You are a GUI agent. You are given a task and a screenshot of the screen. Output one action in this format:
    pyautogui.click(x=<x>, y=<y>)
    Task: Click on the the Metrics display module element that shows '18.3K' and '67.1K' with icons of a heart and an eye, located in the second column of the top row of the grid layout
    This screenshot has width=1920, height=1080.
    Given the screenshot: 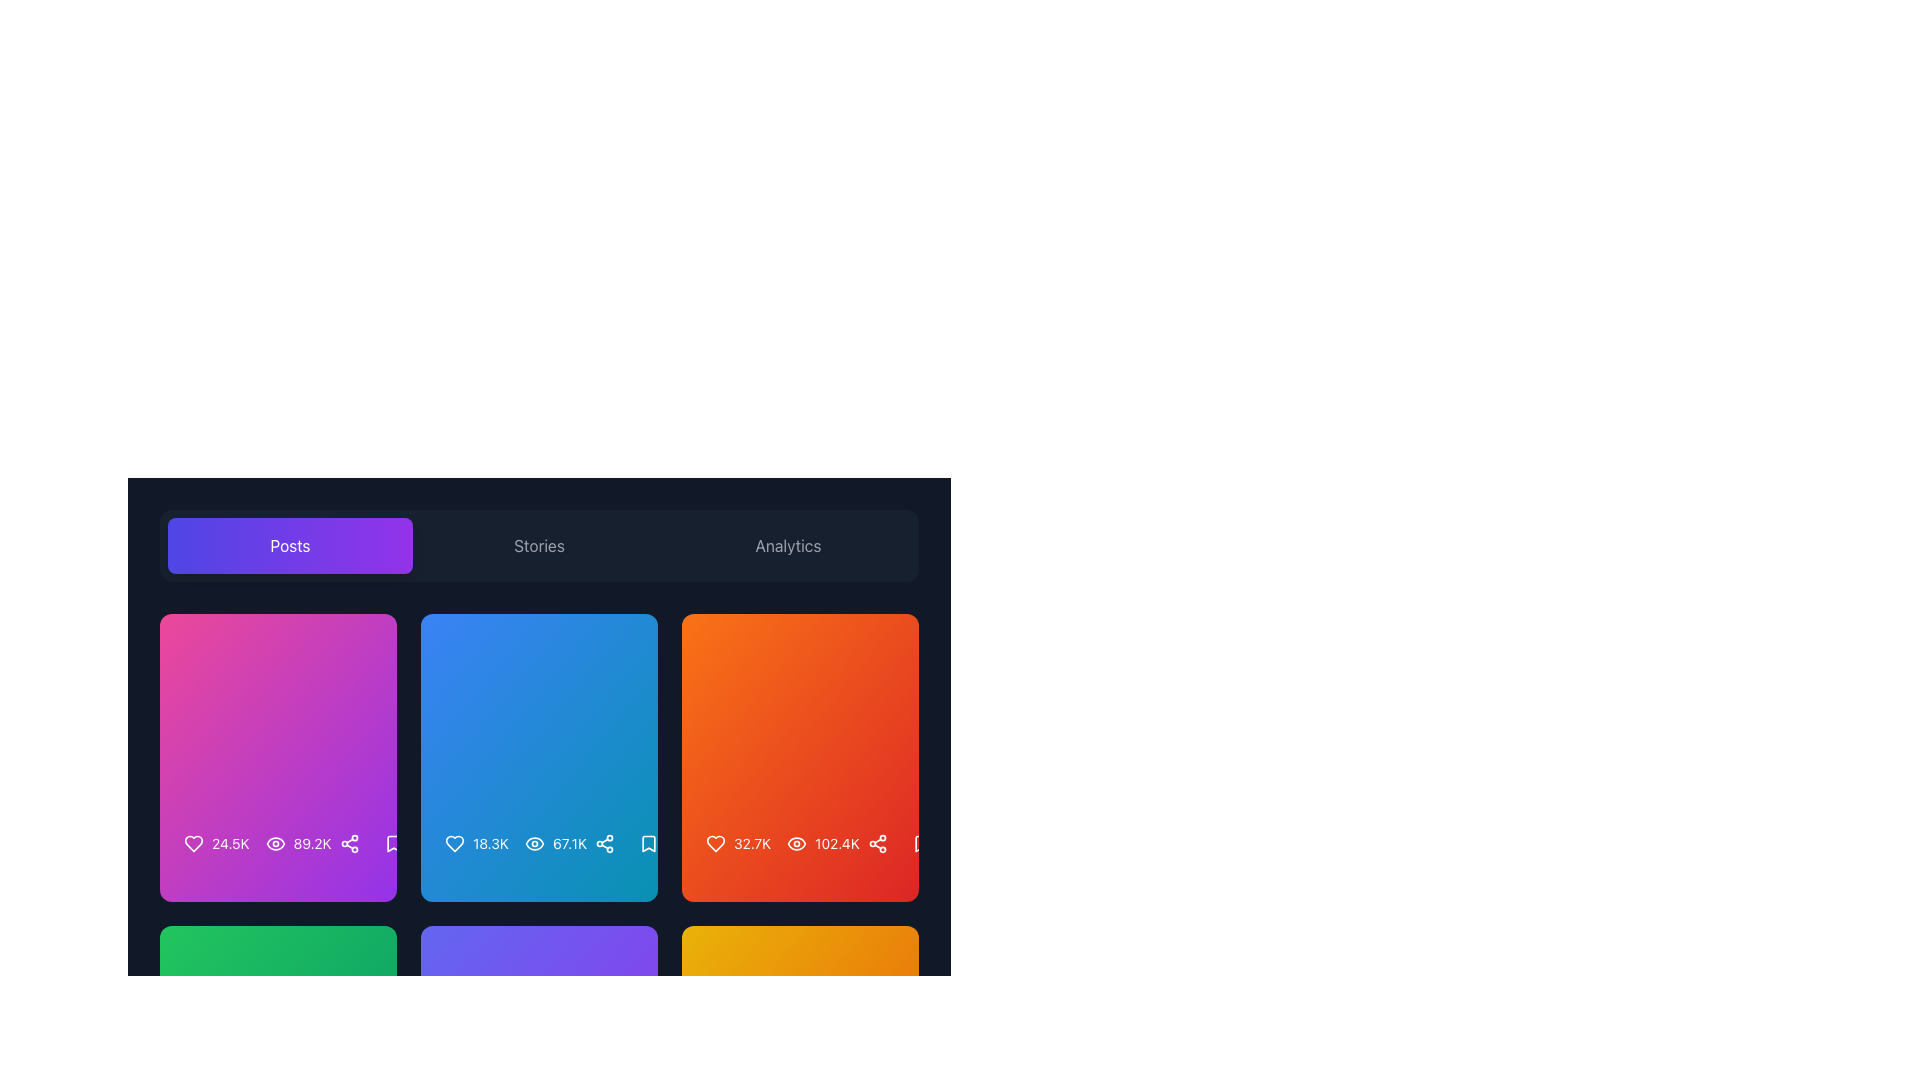 What is the action you would take?
    pyautogui.click(x=539, y=852)
    